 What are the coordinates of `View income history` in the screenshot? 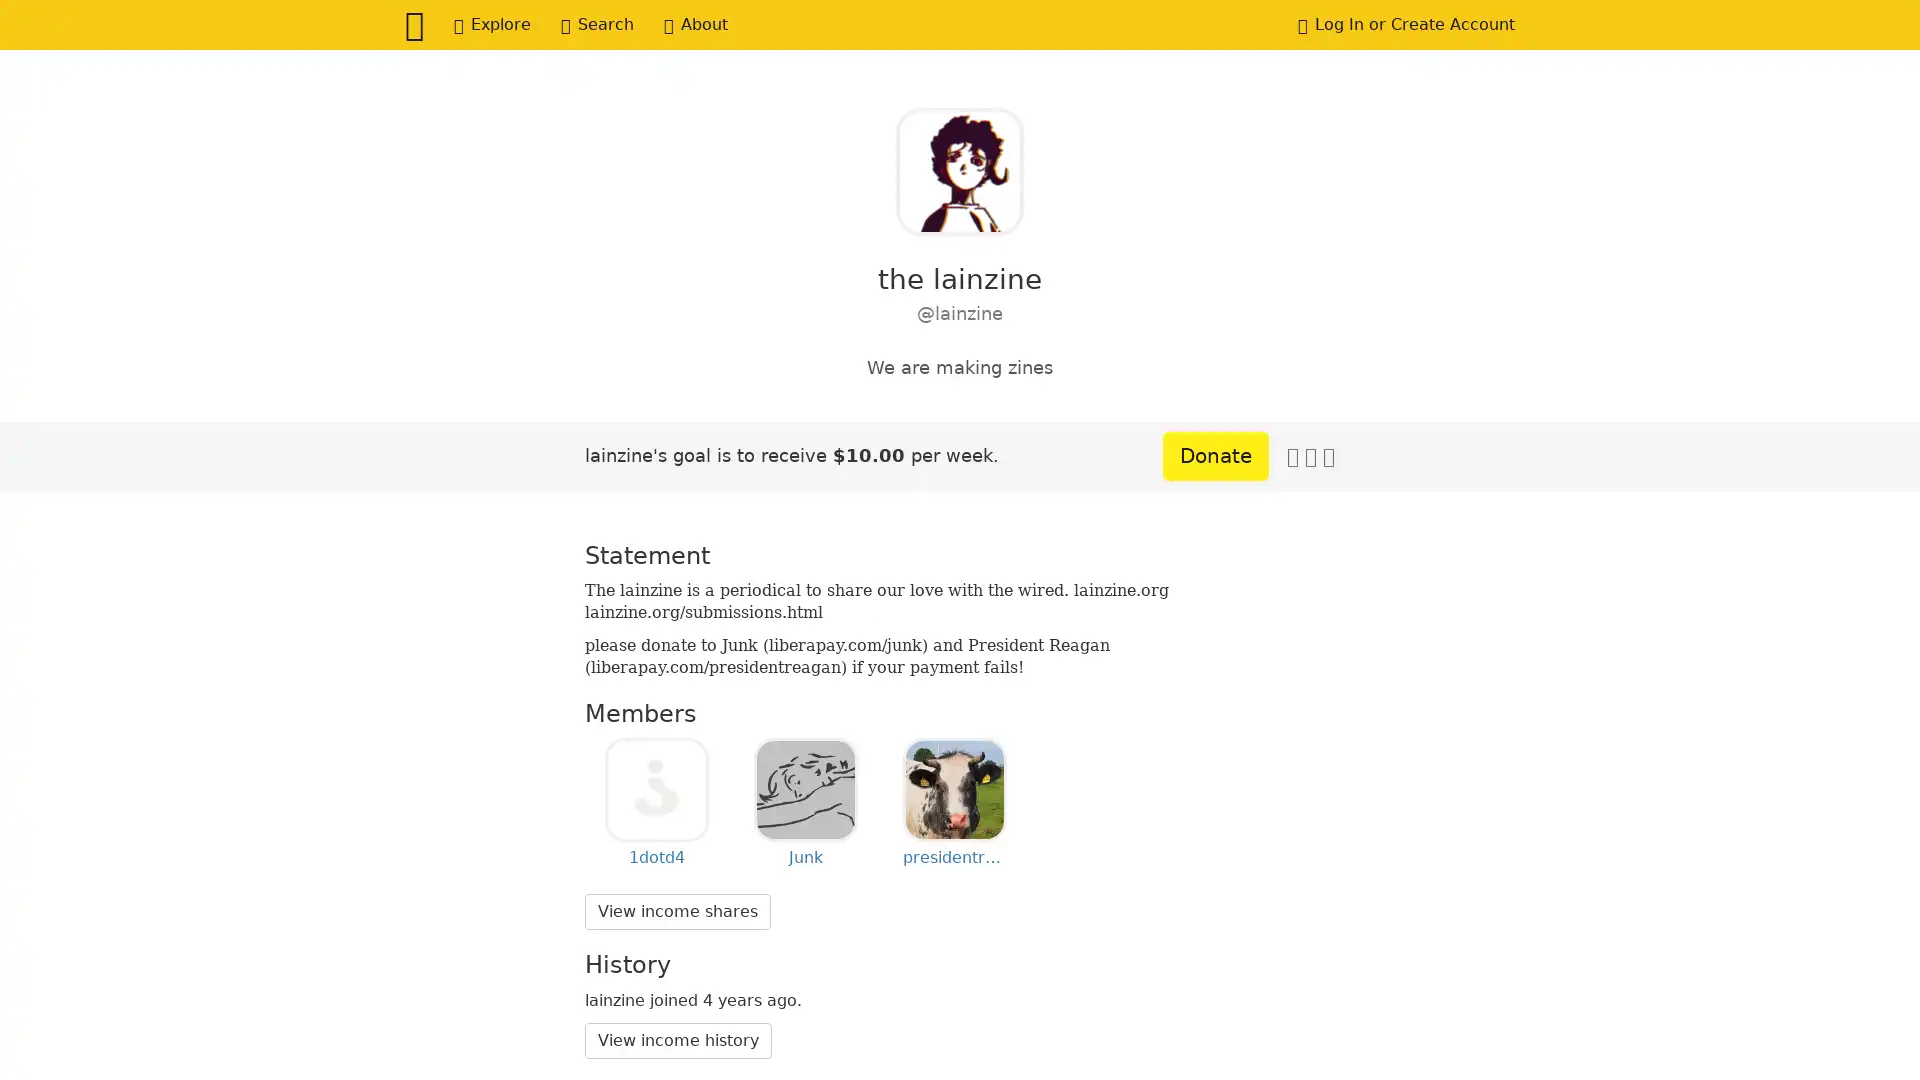 It's located at (678, 1039).